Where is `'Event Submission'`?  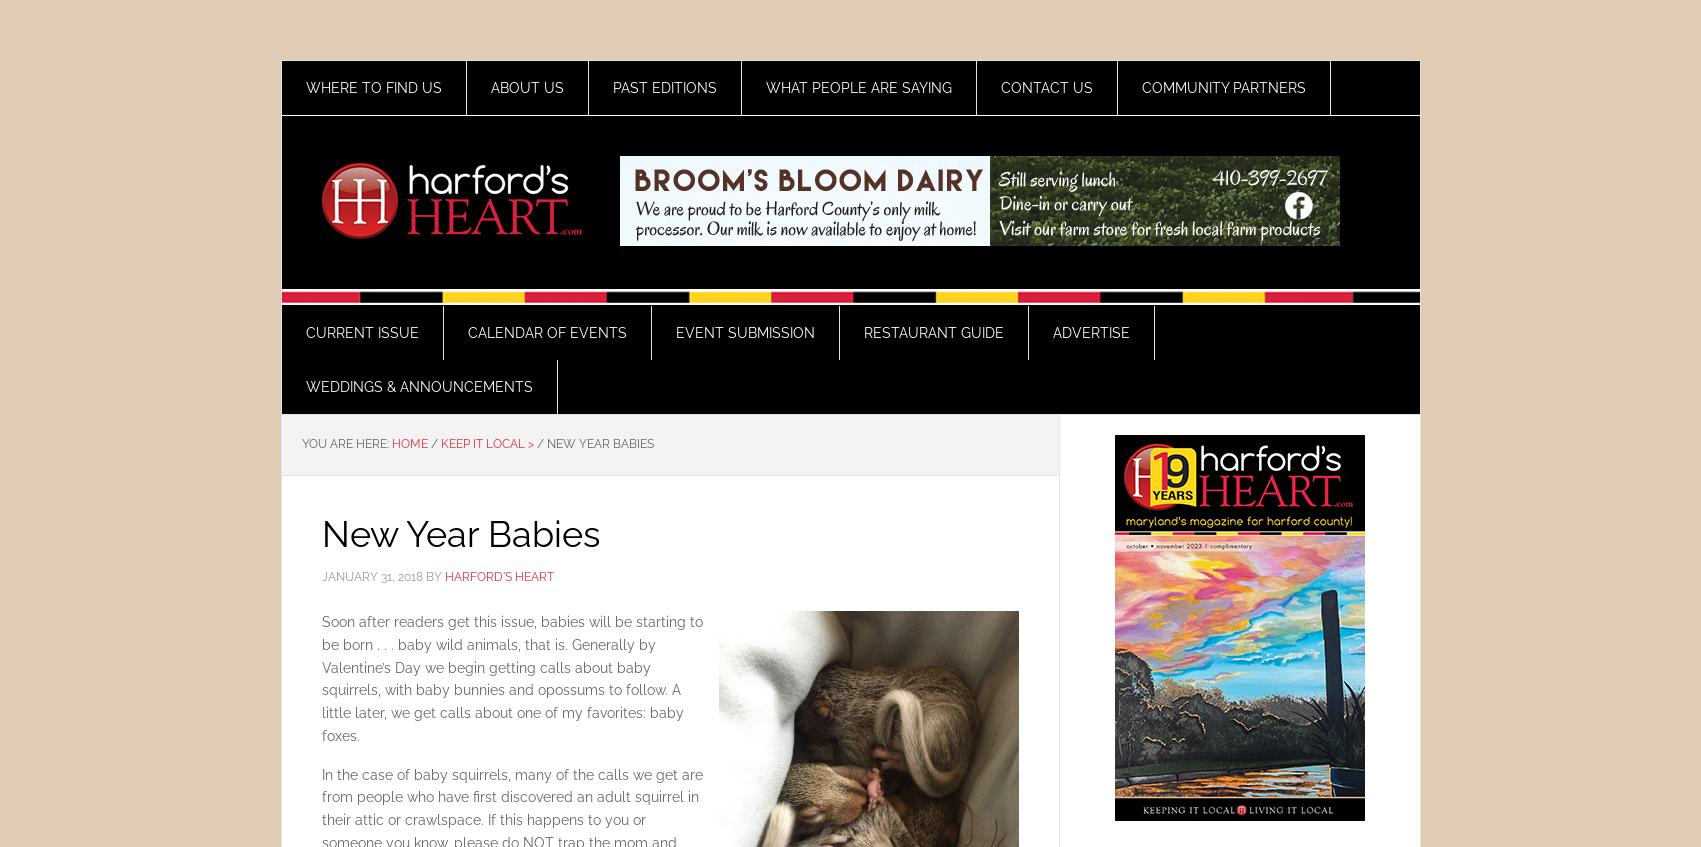 'Event Submission' is located at coordinates (744, 333).